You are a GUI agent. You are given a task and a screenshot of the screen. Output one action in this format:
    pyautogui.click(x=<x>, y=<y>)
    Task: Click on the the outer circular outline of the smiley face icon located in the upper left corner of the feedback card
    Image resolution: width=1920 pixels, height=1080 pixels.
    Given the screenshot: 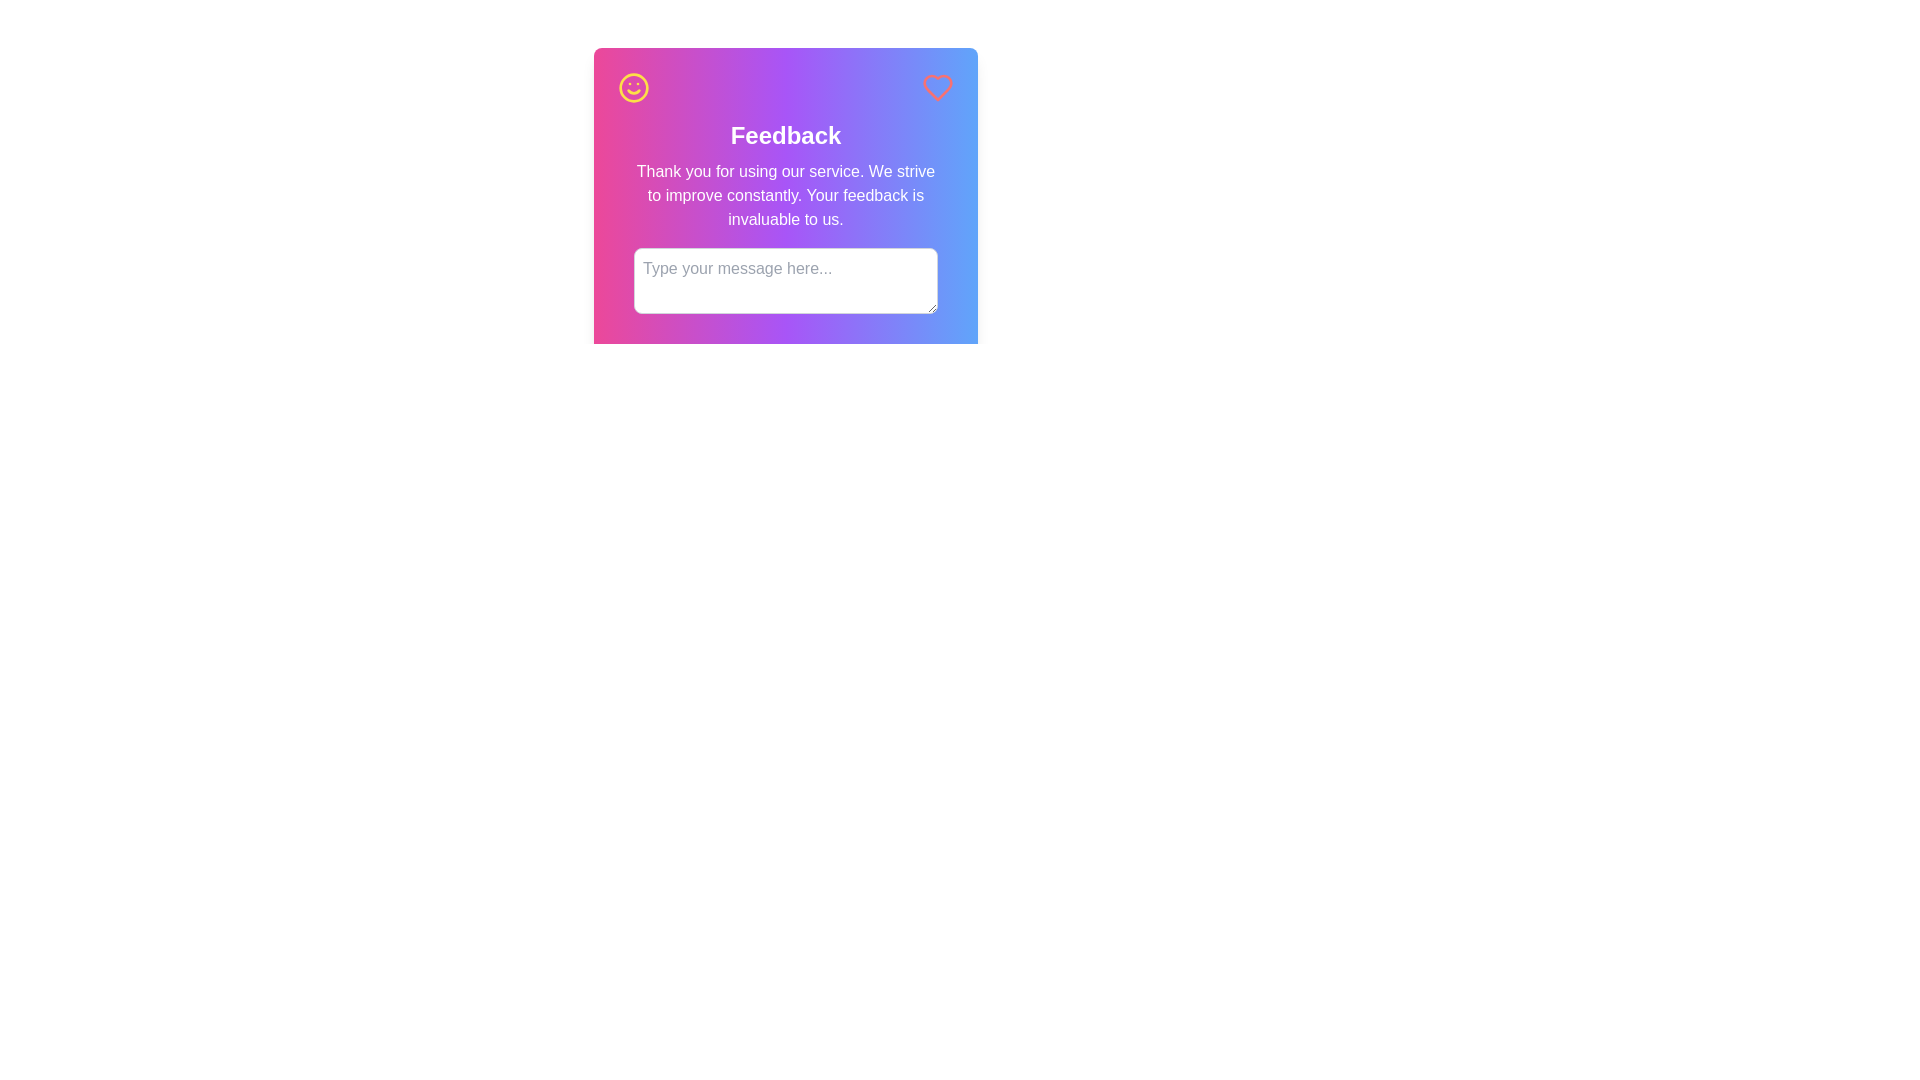 What is the action you would take?
    pyautogui.click(x=632, y=87)
    